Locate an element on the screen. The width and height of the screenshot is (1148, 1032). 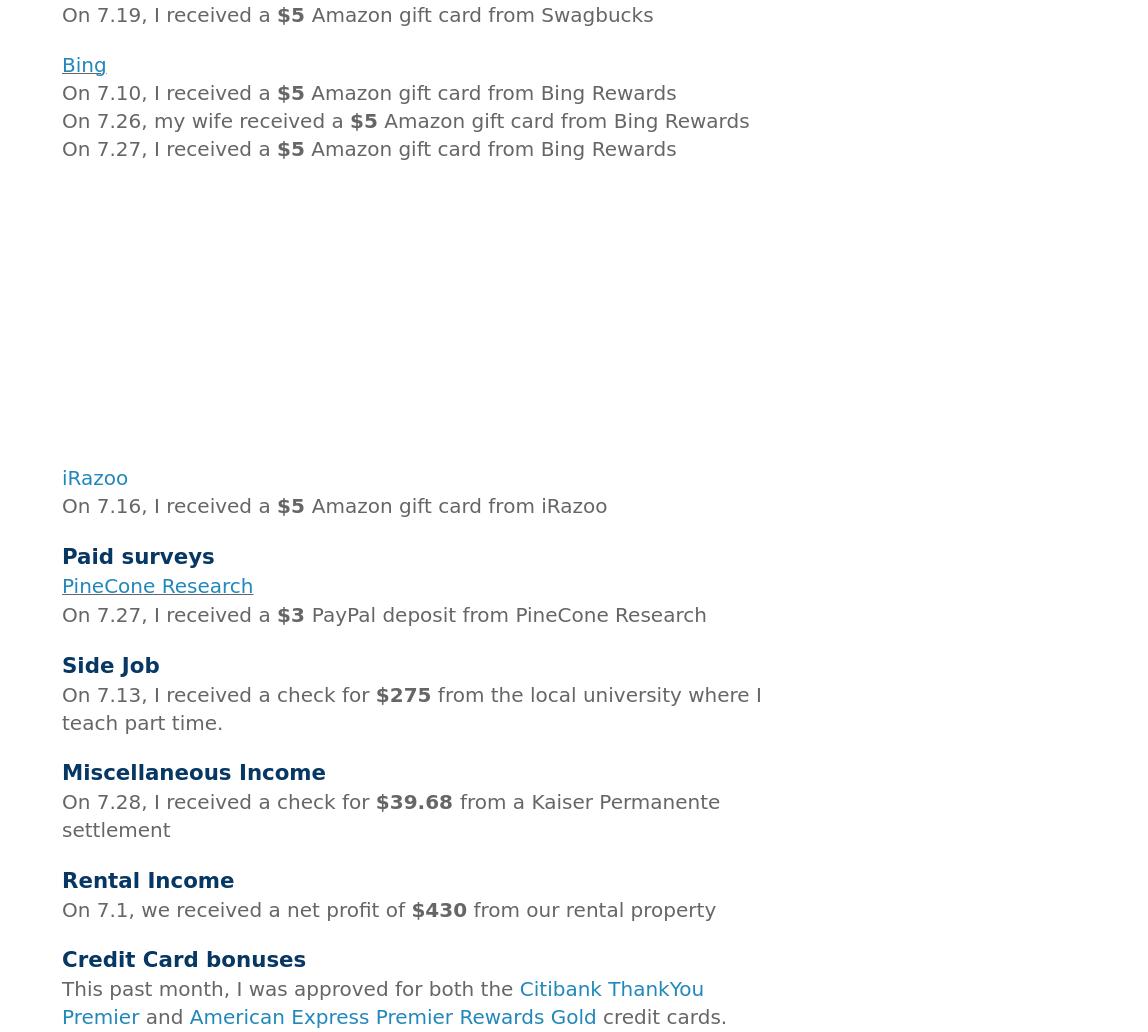
'credit cards.' is located at coordinates (661, 1016).